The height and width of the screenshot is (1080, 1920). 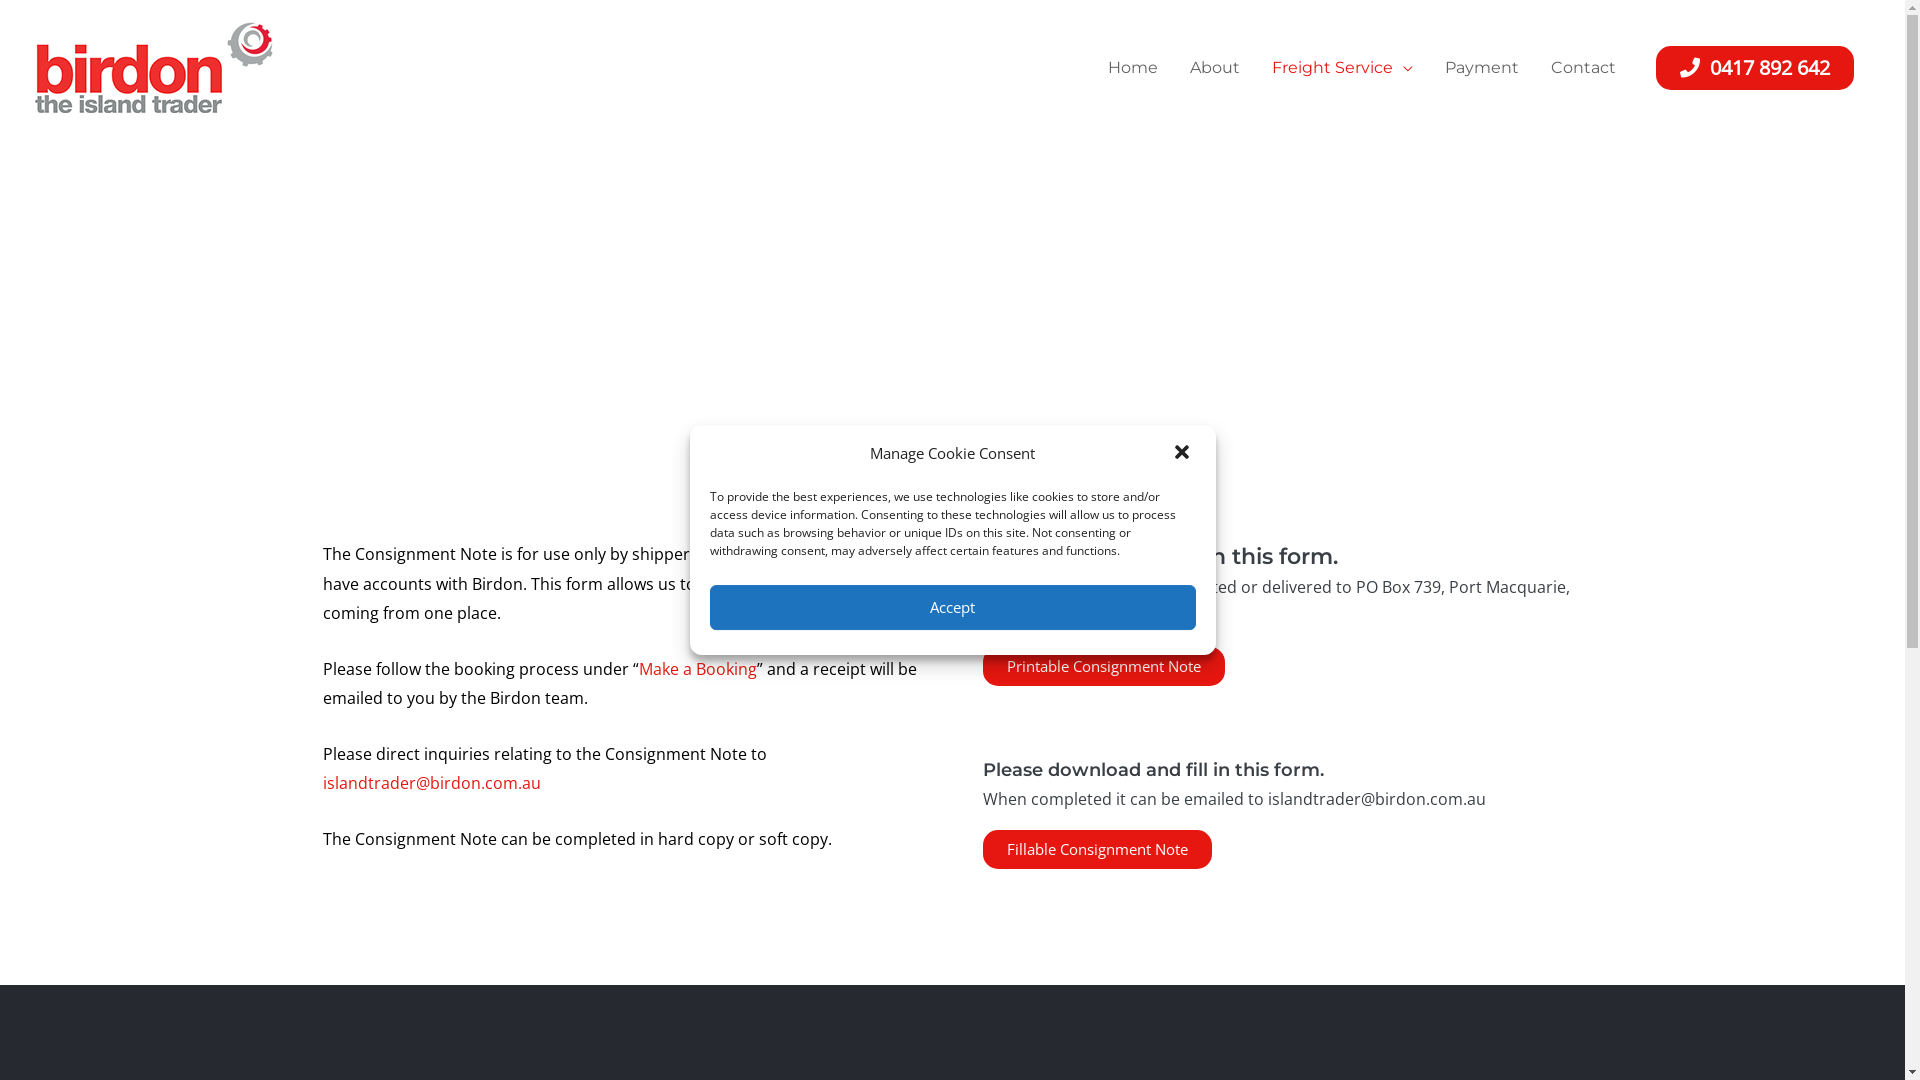 What do you see at coordinates (1582, 67) in the screenshot?
I see `'Contact'` at bounding box center [1582, 67].